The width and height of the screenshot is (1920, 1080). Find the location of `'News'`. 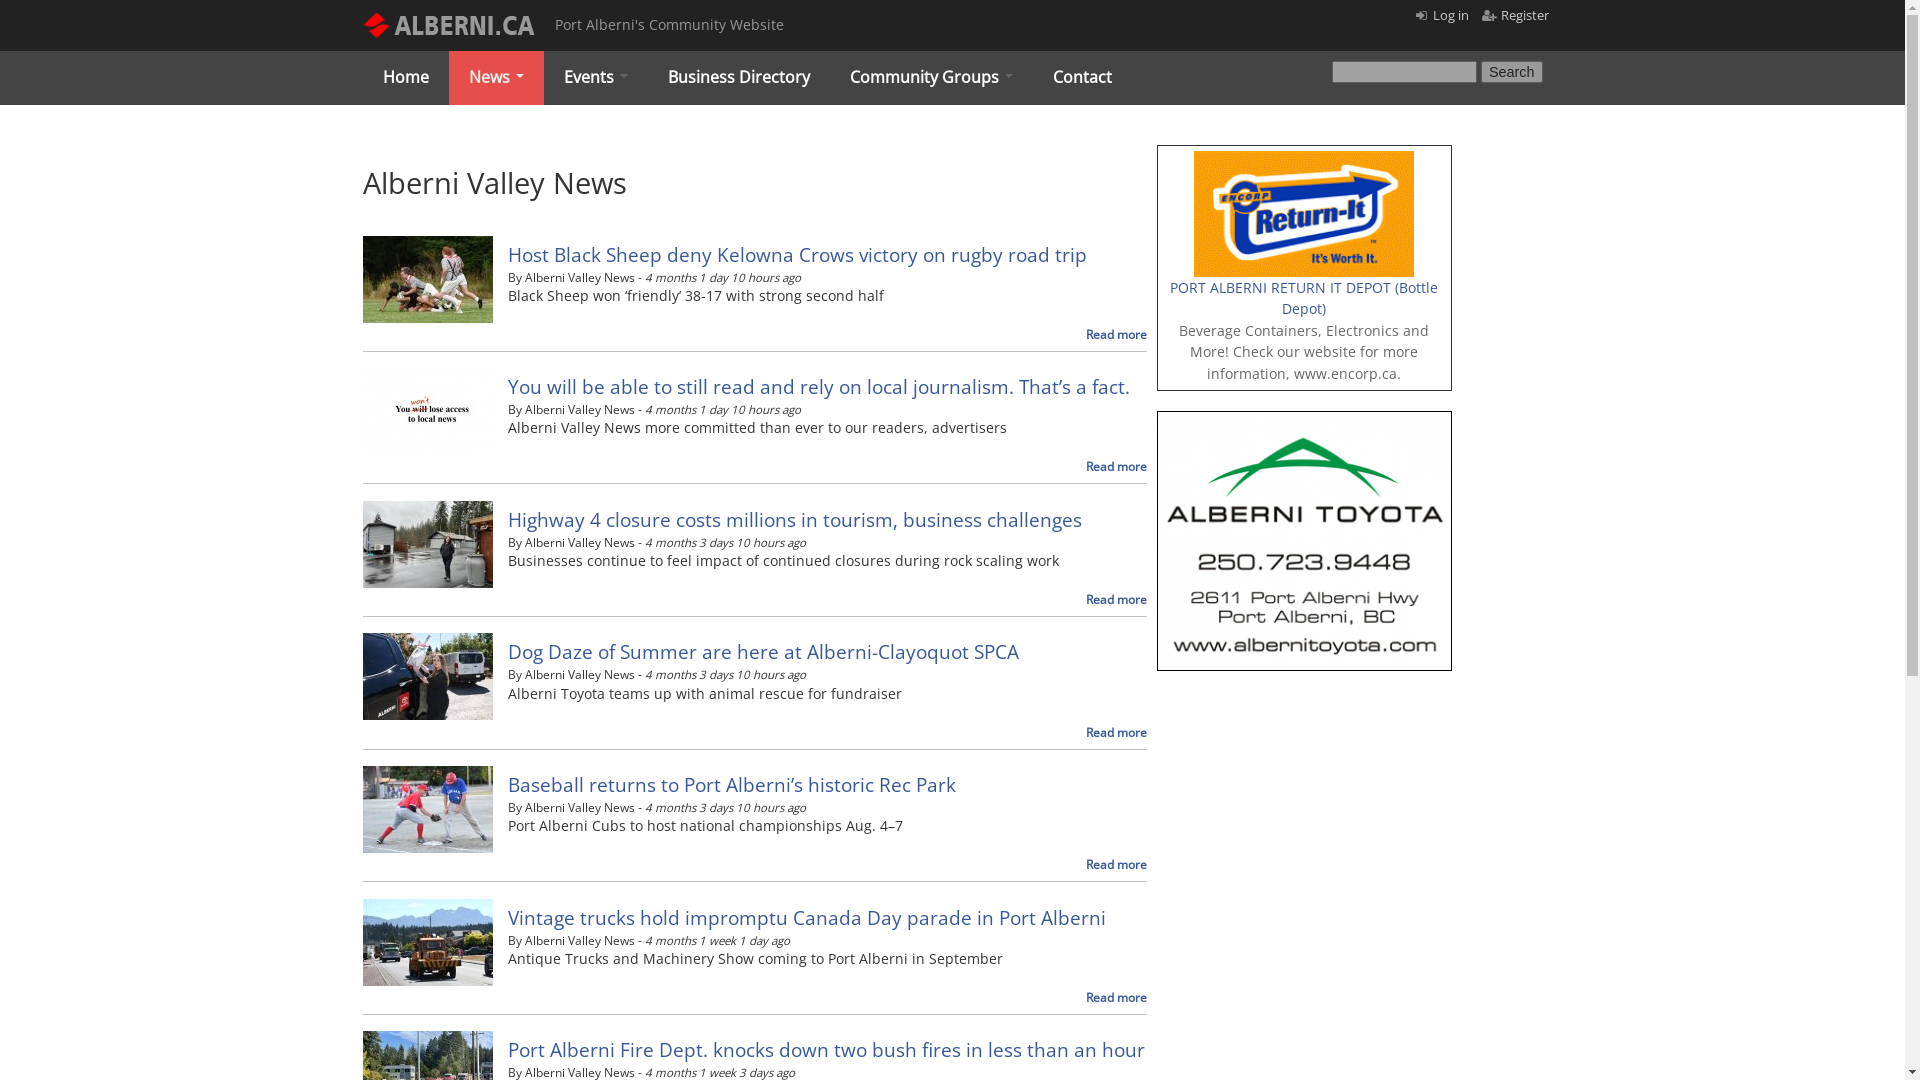

'News' is located at coordinates (495, 76).